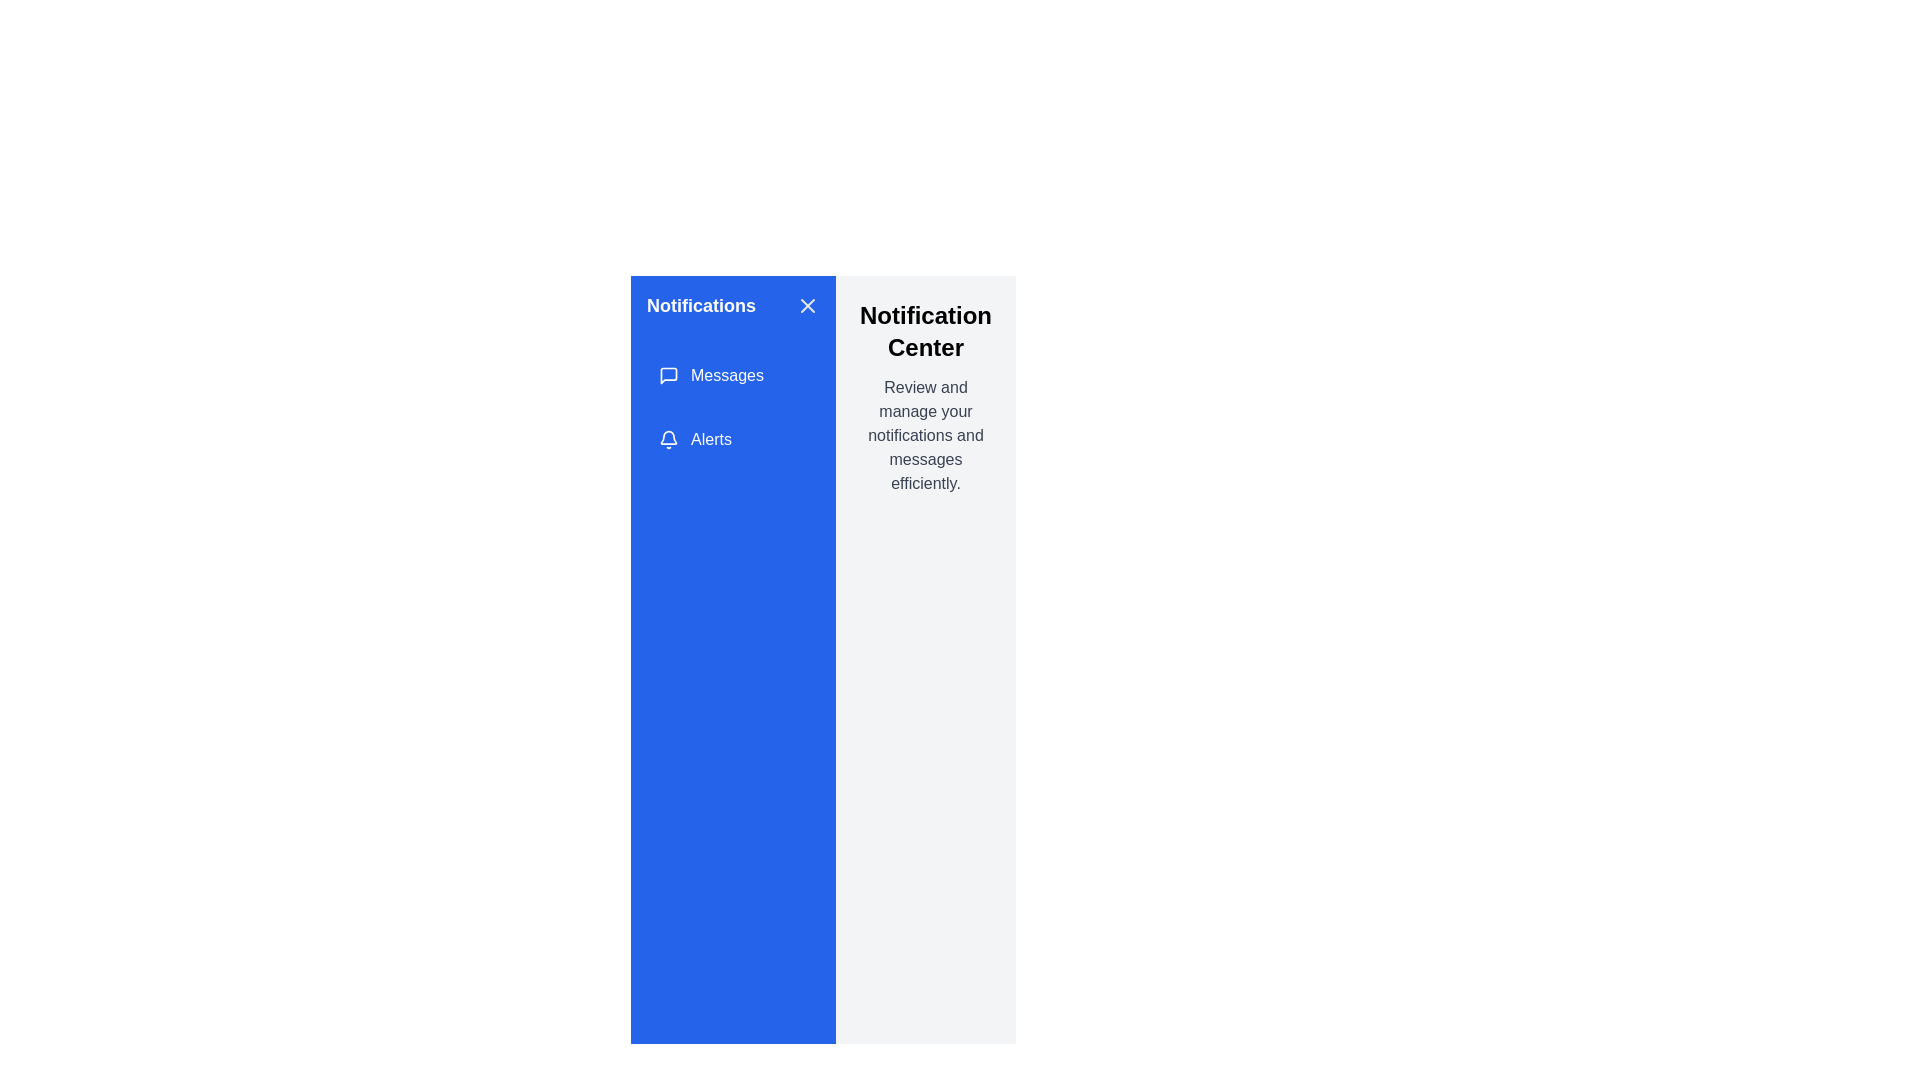 The image size is (1920, 1080). What do you see at coordinates (726, 375) in the screenshot?
I see `the 'Messages' label, which is styled with blue text on a blue background and is located in the left sidebar menu, next to a message bubble icon` at bounding box center [726, 375].